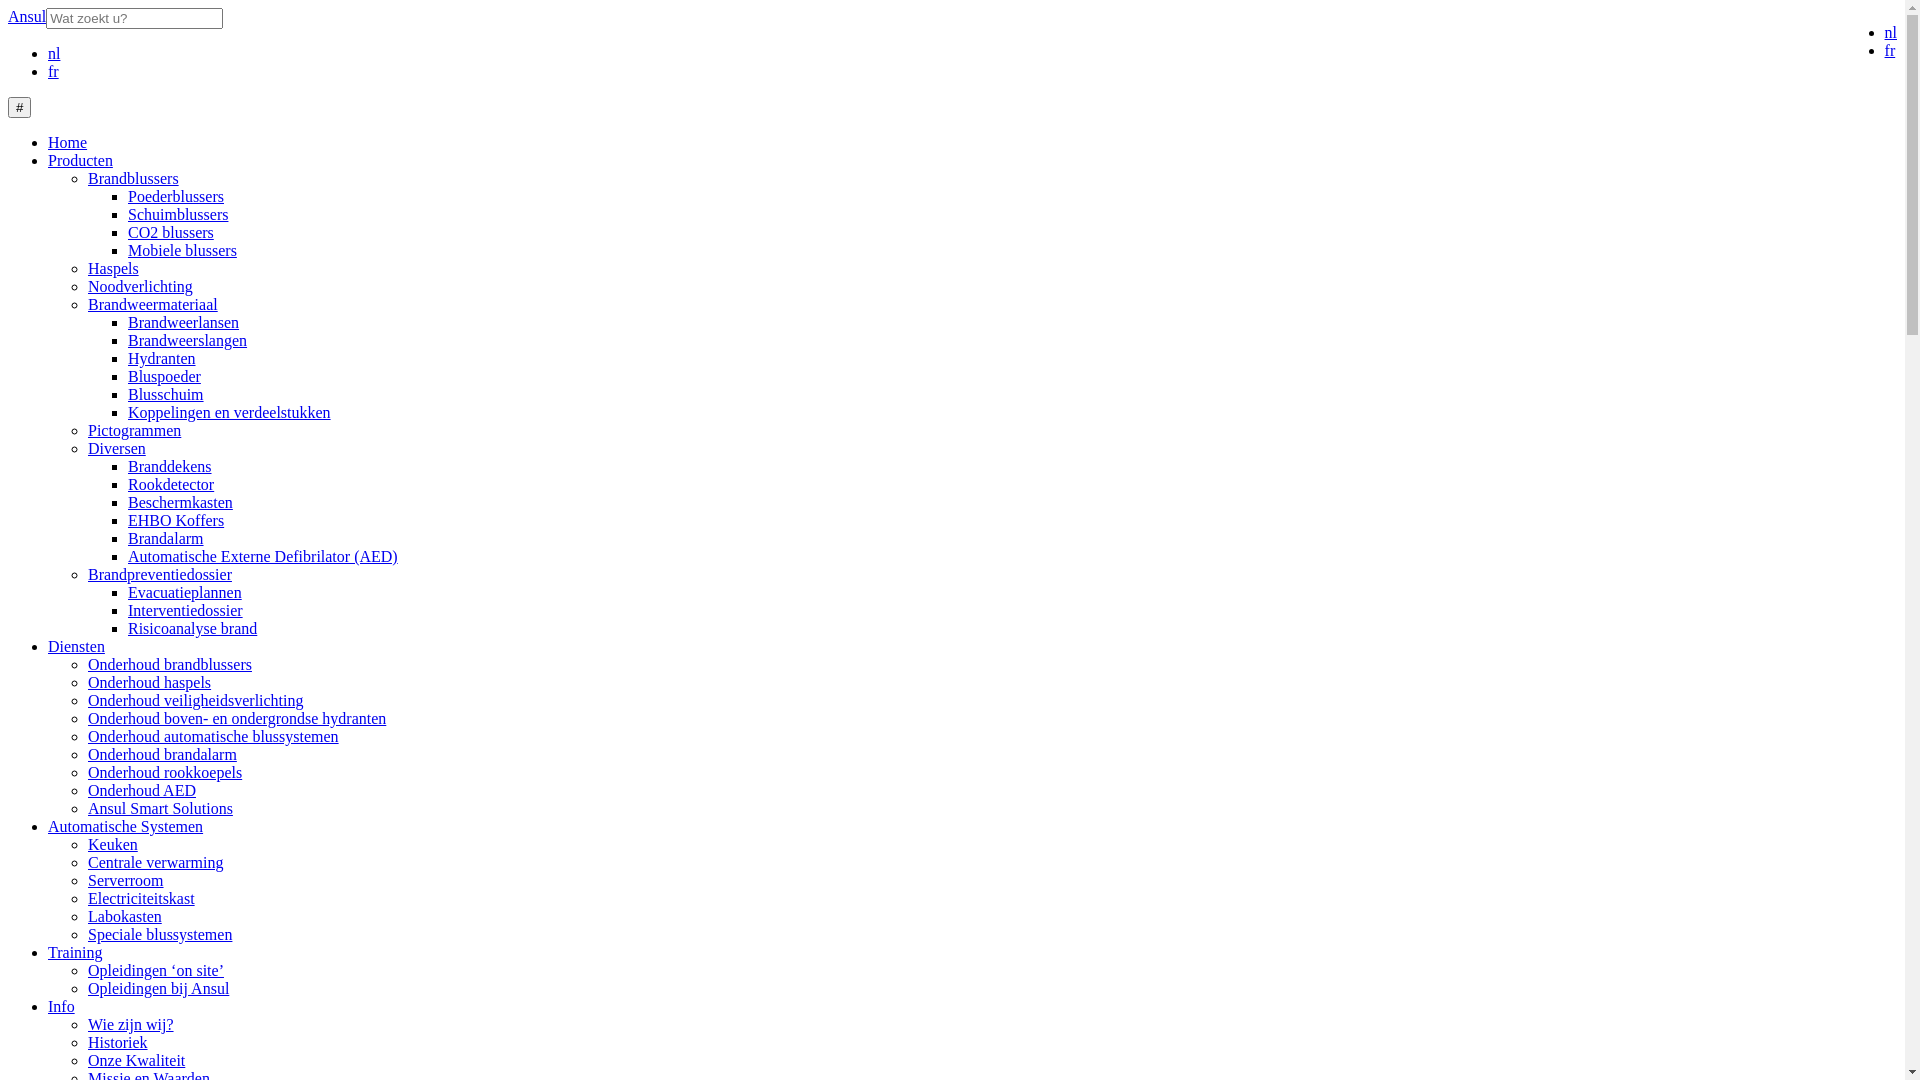 The height and width of the screenshot is (1080, 1920). Describe the element at coordinates (86, 304) in the screenshot. I see `'Brandweermateriaal'` at that location.